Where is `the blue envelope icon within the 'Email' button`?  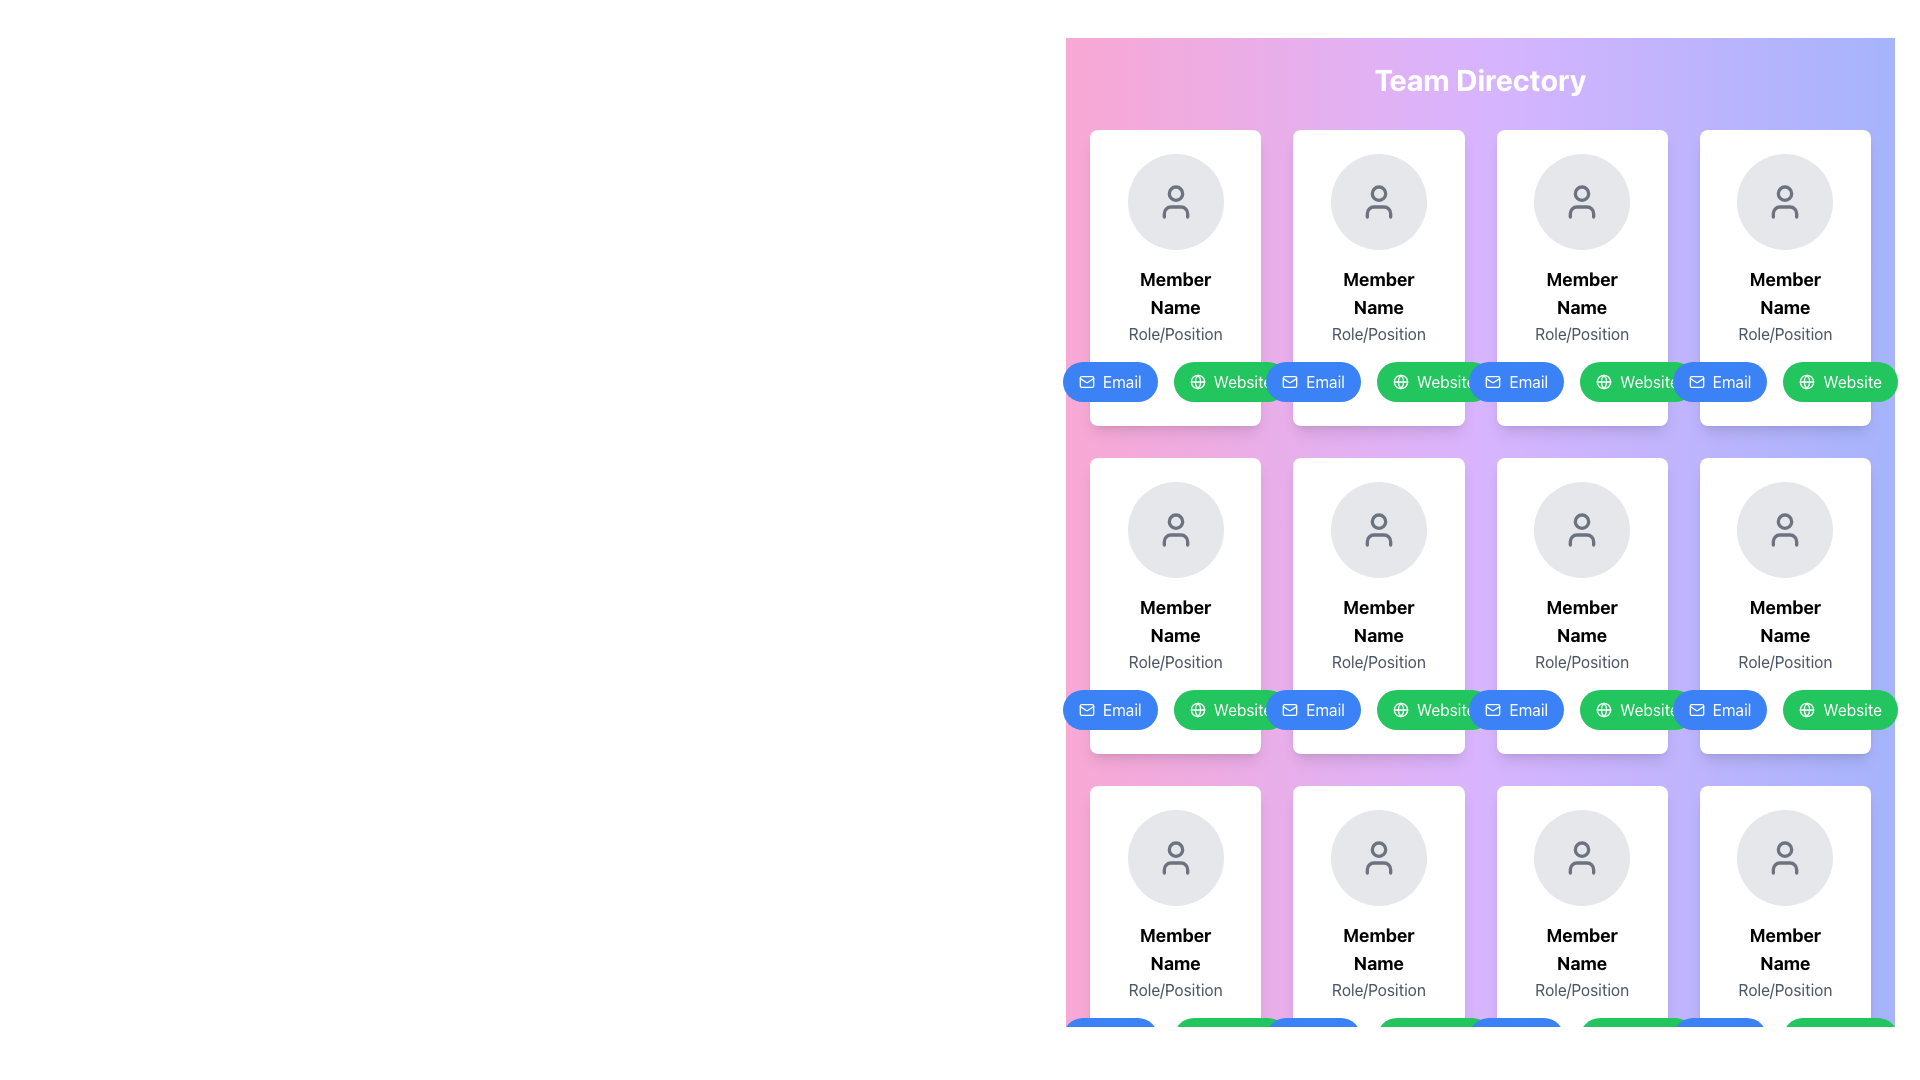
the blue envelope icon within the 'Email' button is located at coordinates (1493, 708).